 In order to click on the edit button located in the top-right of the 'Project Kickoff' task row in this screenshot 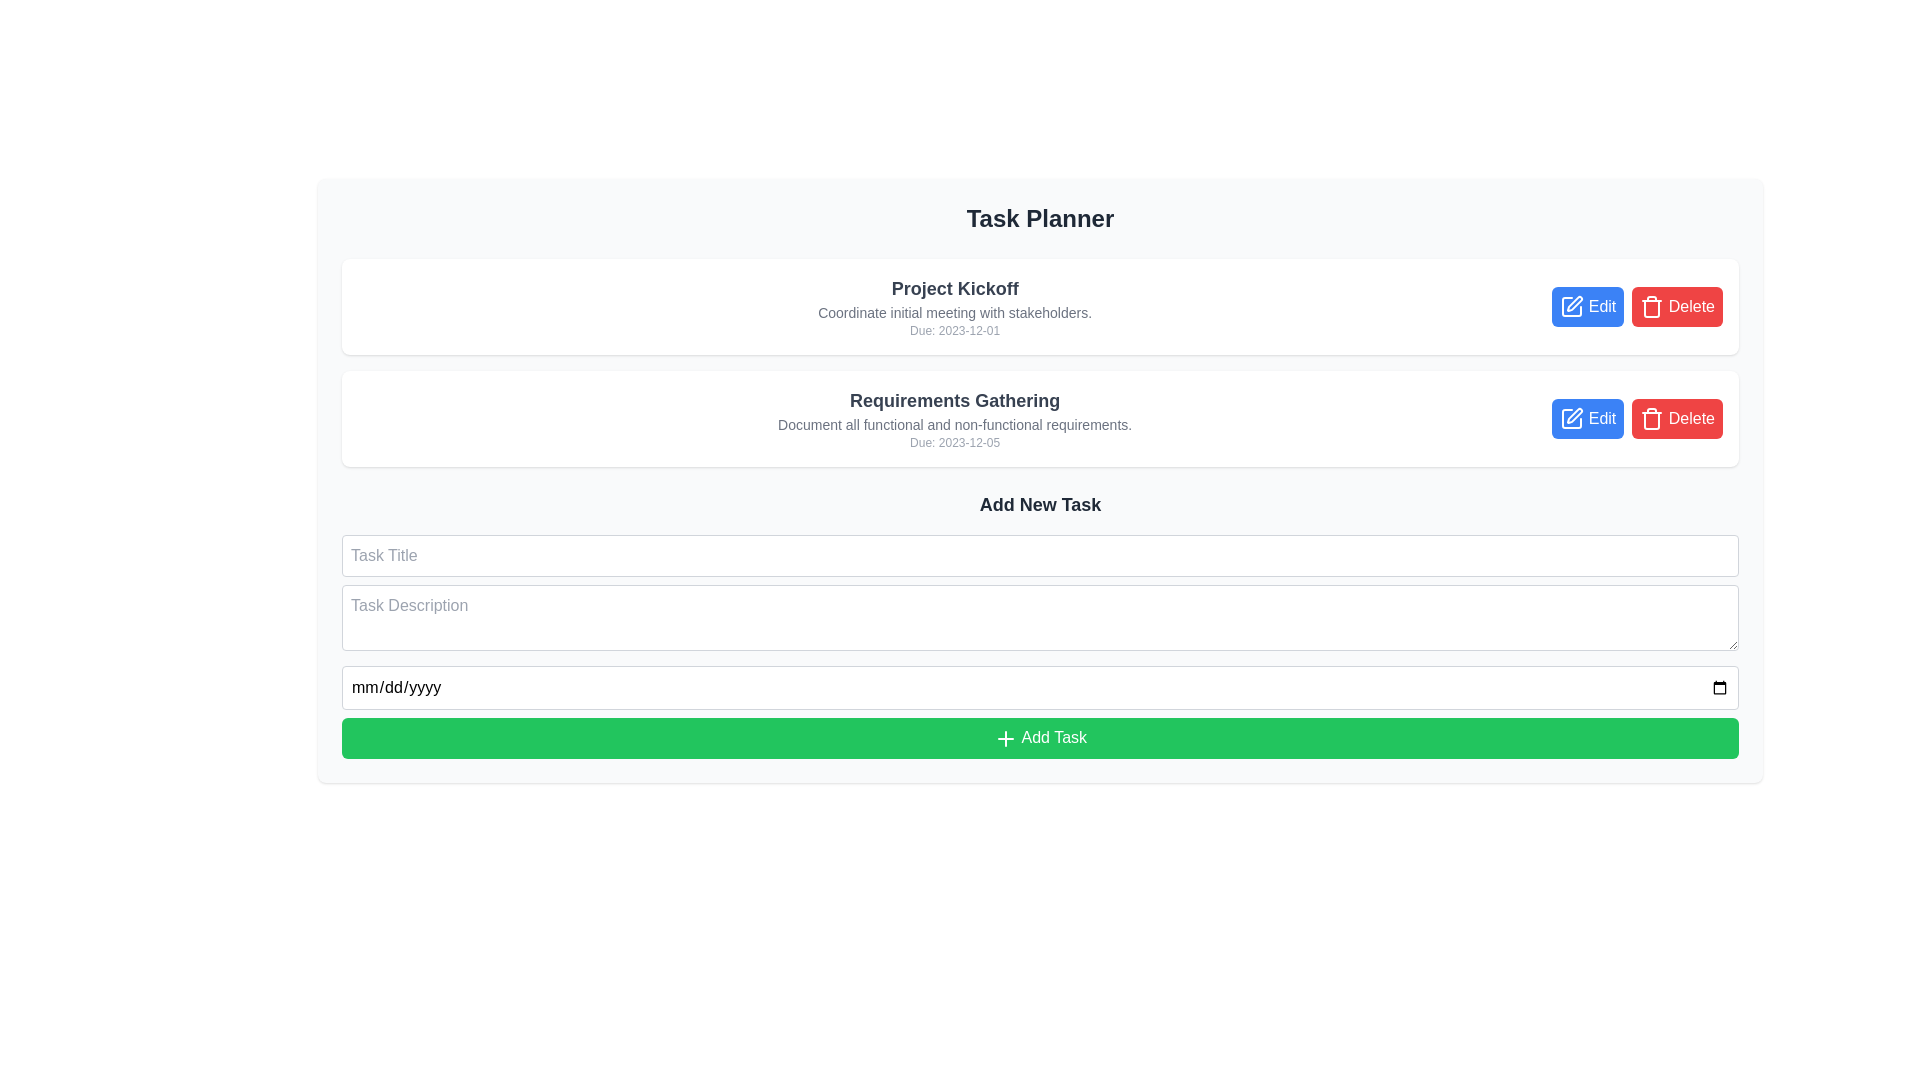, I will do `click(1587, 307)`.